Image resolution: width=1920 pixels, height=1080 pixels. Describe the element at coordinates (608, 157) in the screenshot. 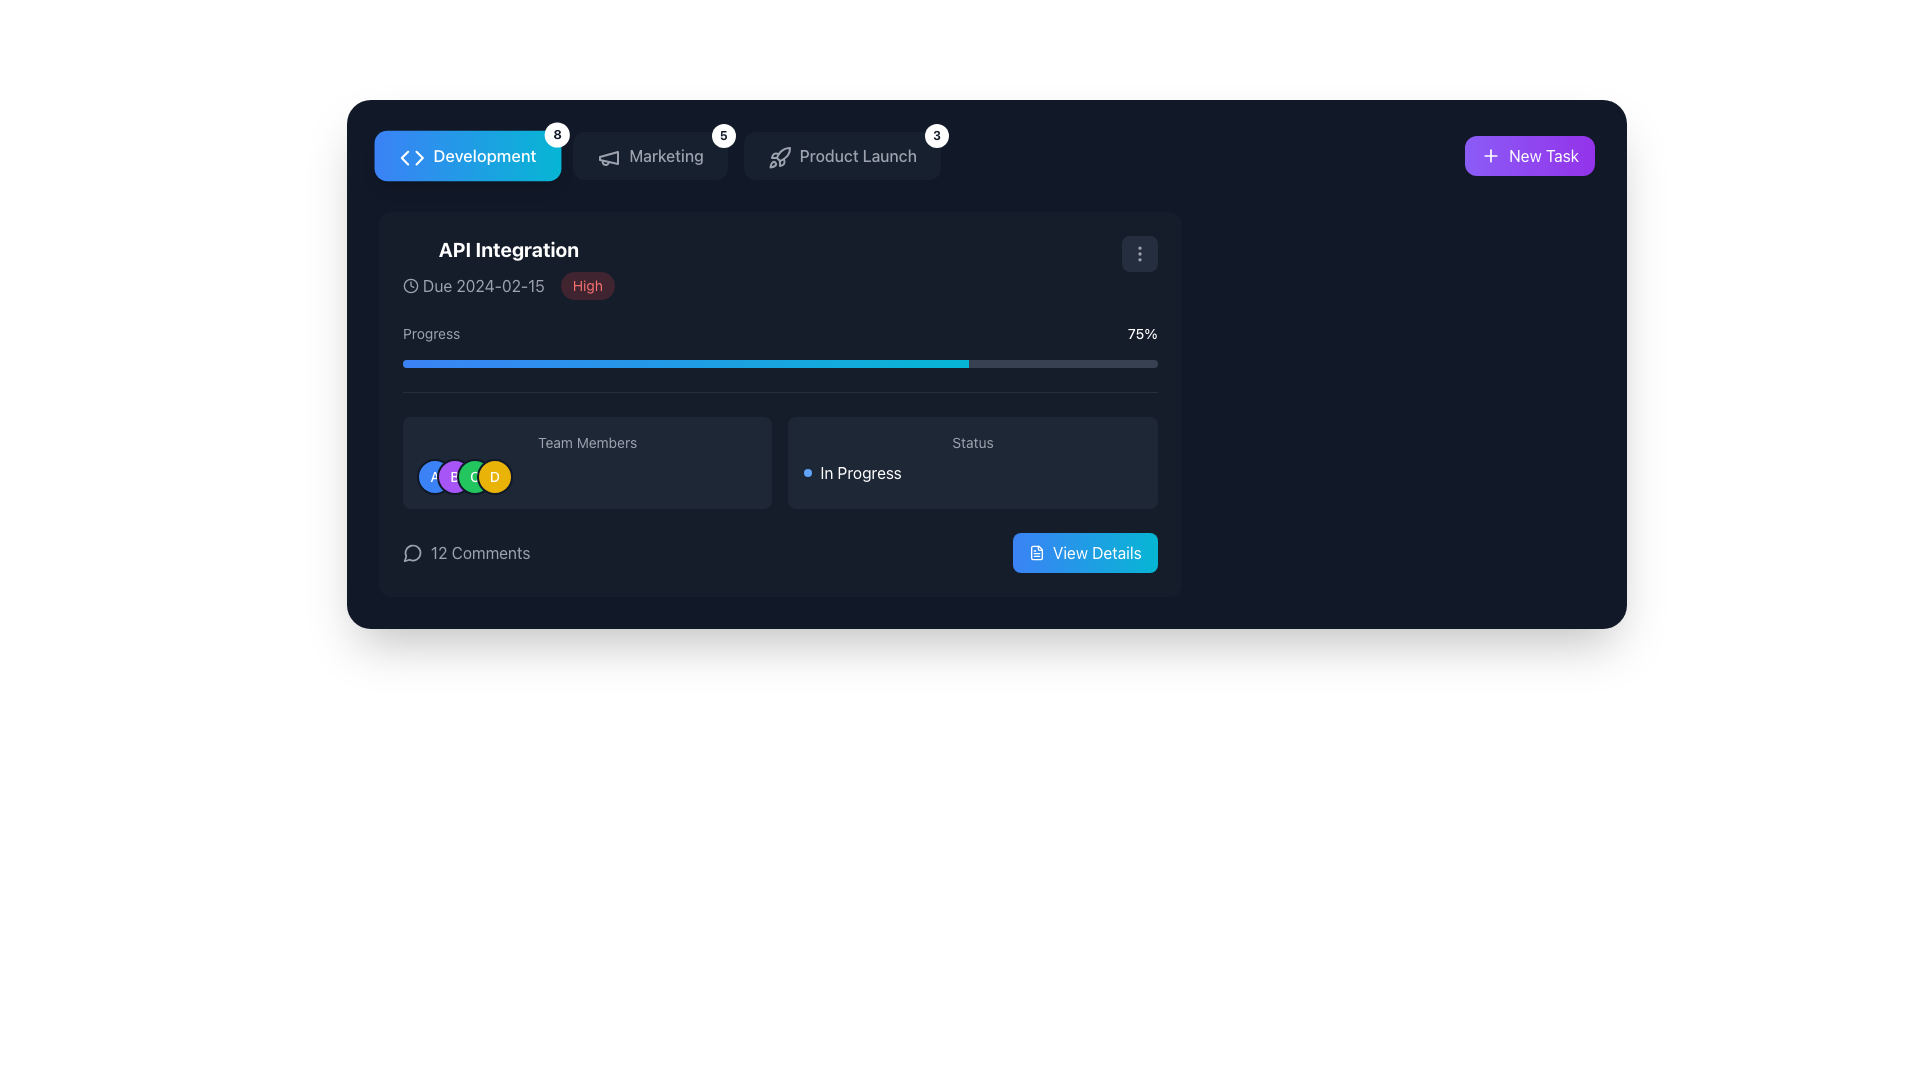

I see `the triangular megaphone icon with a monochrome outline located near the 'Marketing' button in the navigation bar` at that location.